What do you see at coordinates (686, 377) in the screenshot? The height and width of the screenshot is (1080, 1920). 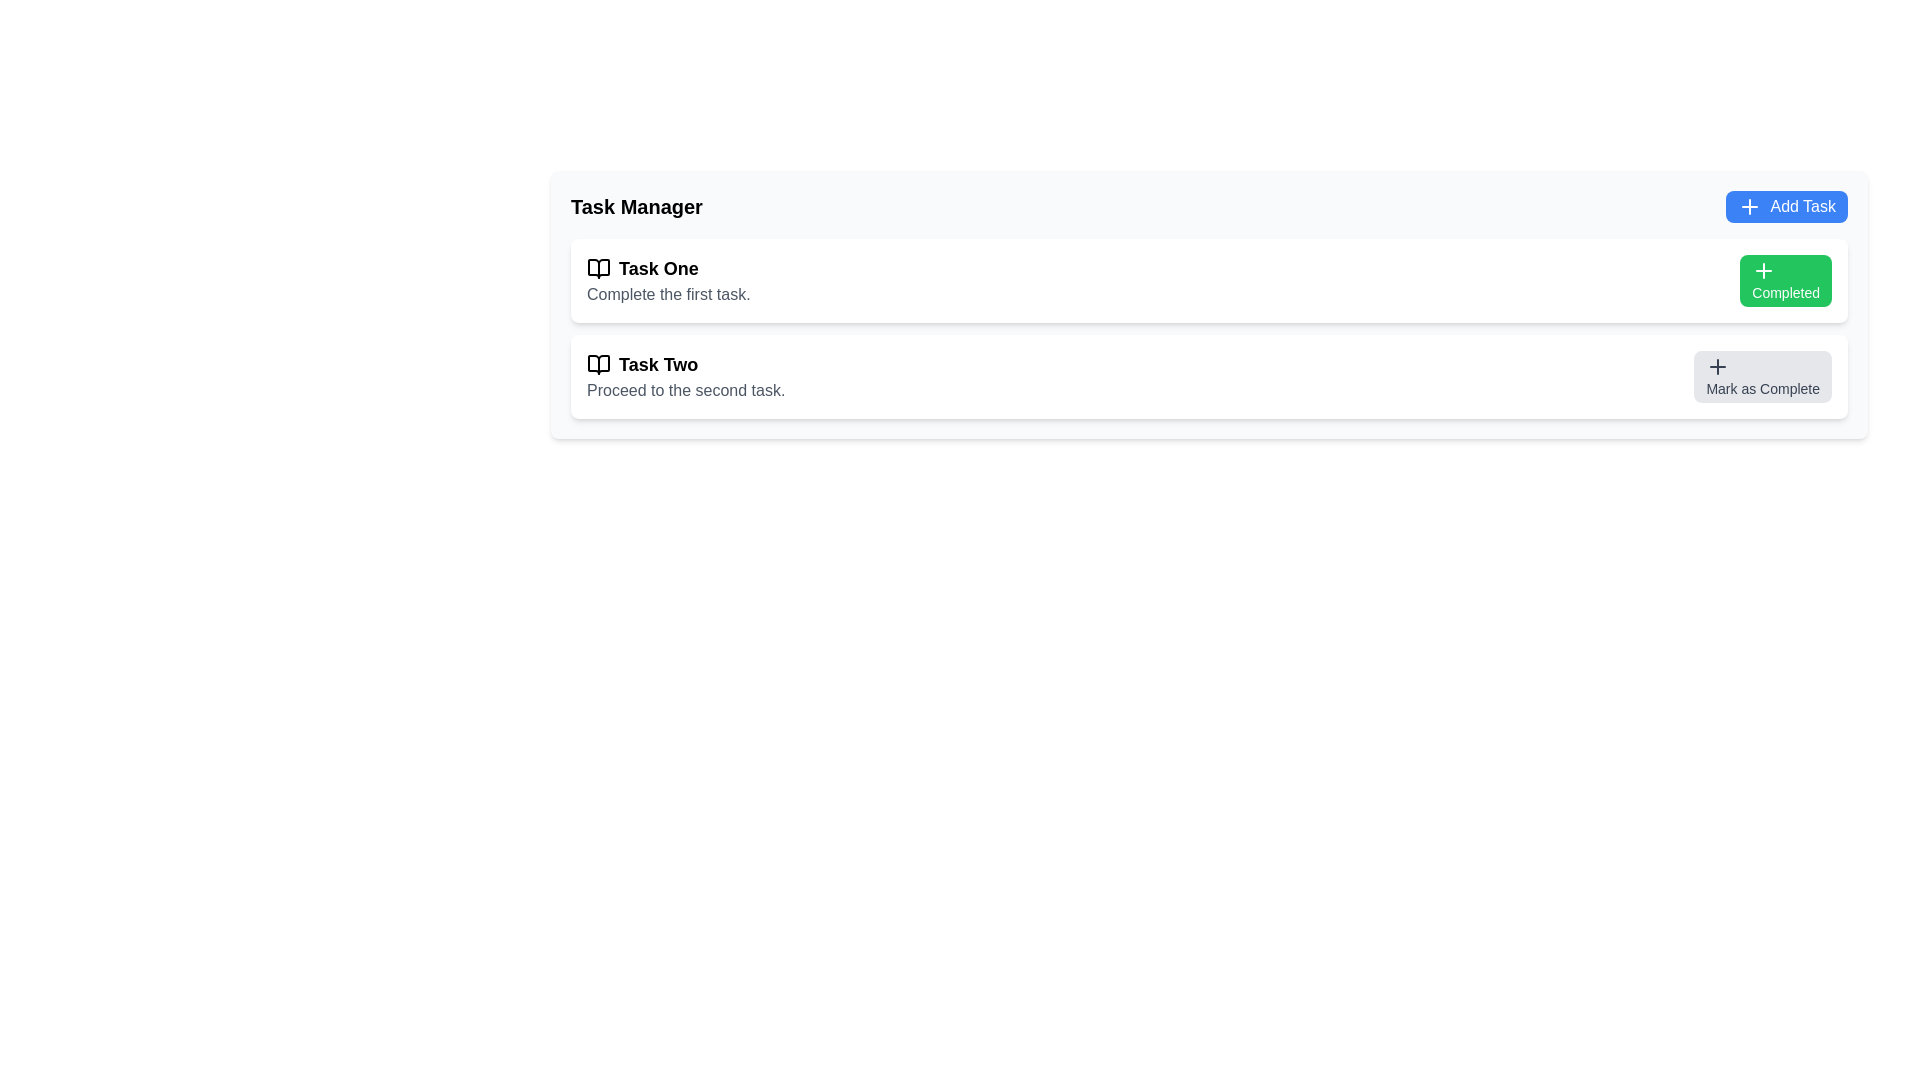 I see `the text block with the title 'Task Two' and subtitle 'Proceed to the second task', which is located within the task card for 'Task Two', centered horizontally and vertically split between the title and subtitle` at bounding box center [686, 377].